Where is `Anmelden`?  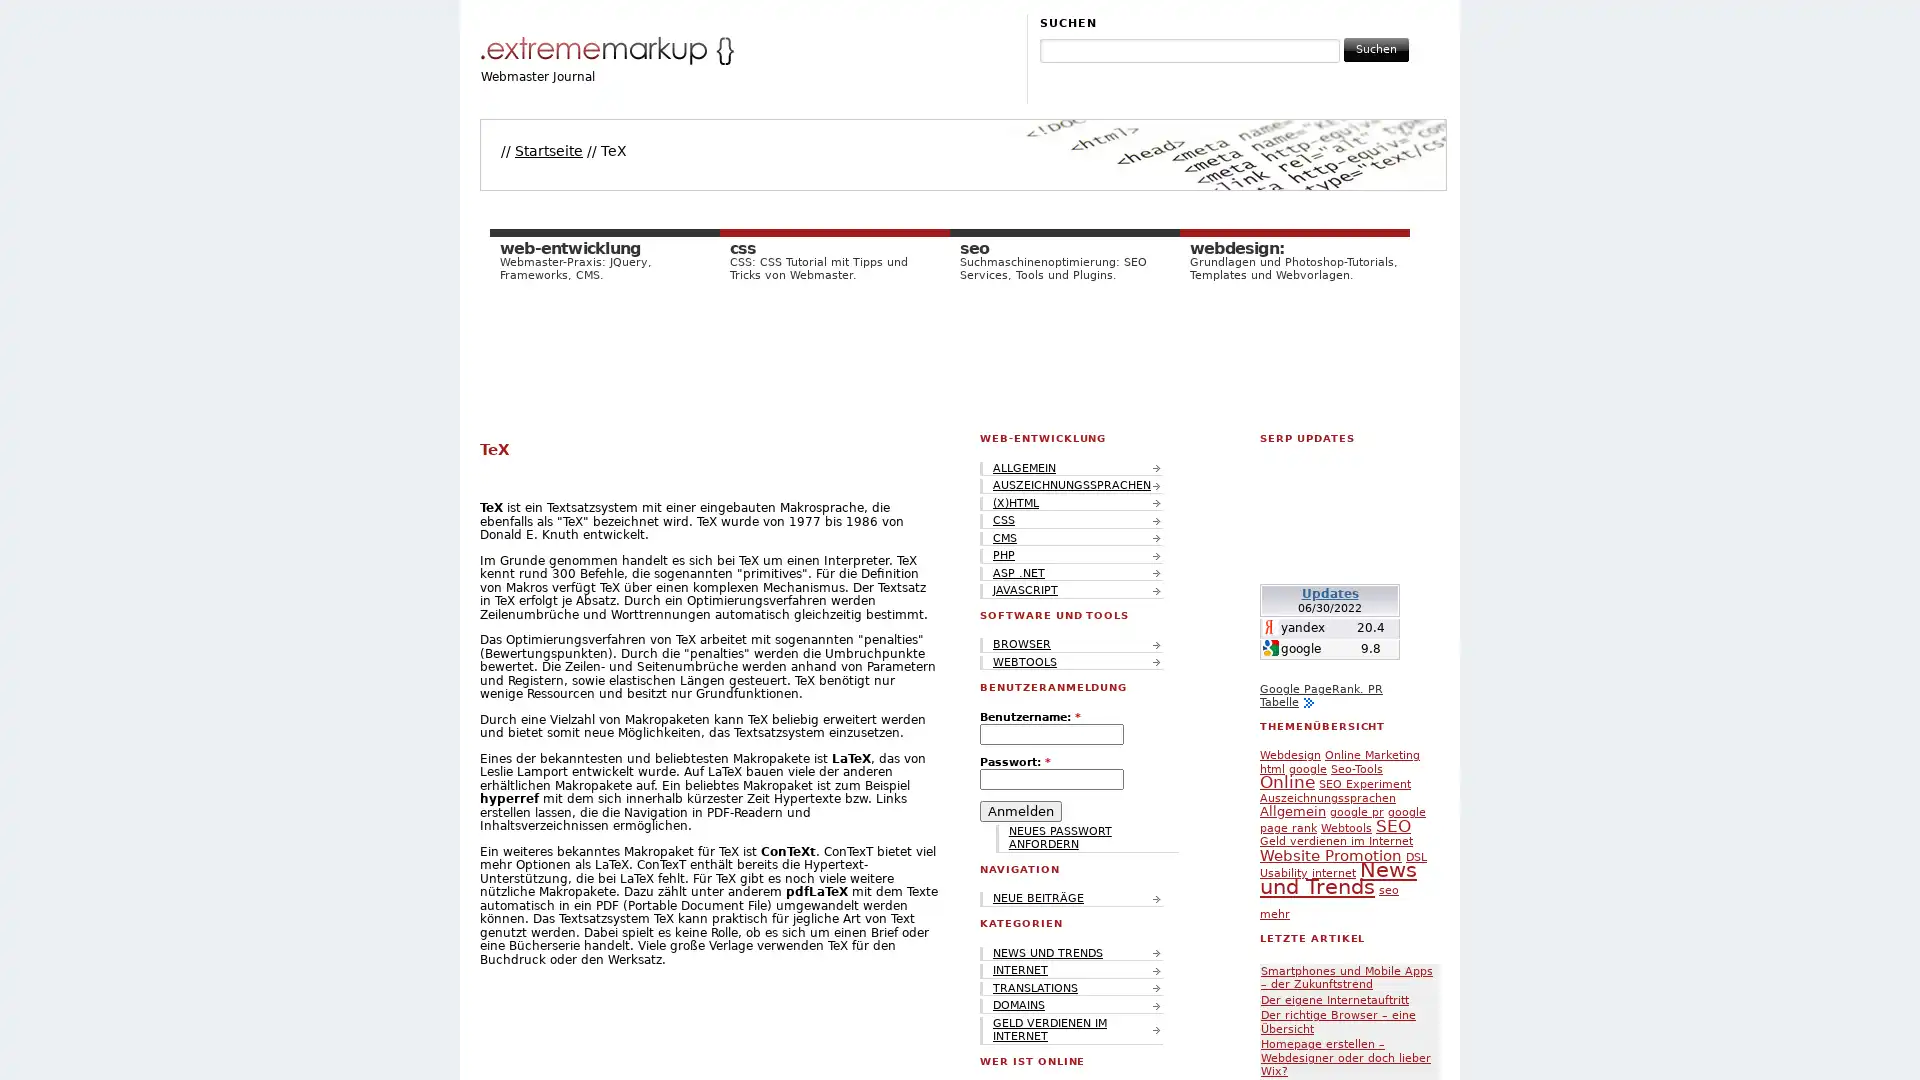
Anmelden is located at coordinates (1021, 810).